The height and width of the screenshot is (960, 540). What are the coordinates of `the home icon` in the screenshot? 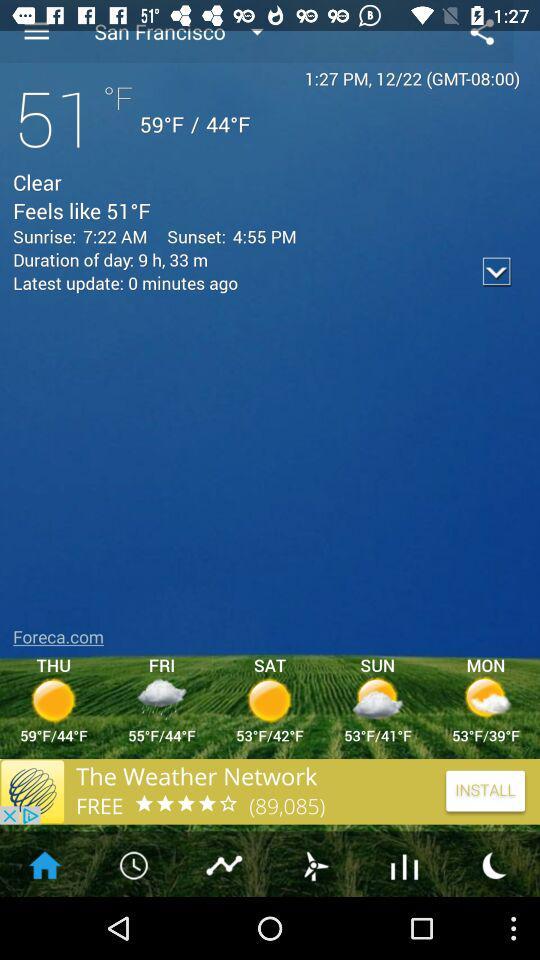 It's located at (44, 925).